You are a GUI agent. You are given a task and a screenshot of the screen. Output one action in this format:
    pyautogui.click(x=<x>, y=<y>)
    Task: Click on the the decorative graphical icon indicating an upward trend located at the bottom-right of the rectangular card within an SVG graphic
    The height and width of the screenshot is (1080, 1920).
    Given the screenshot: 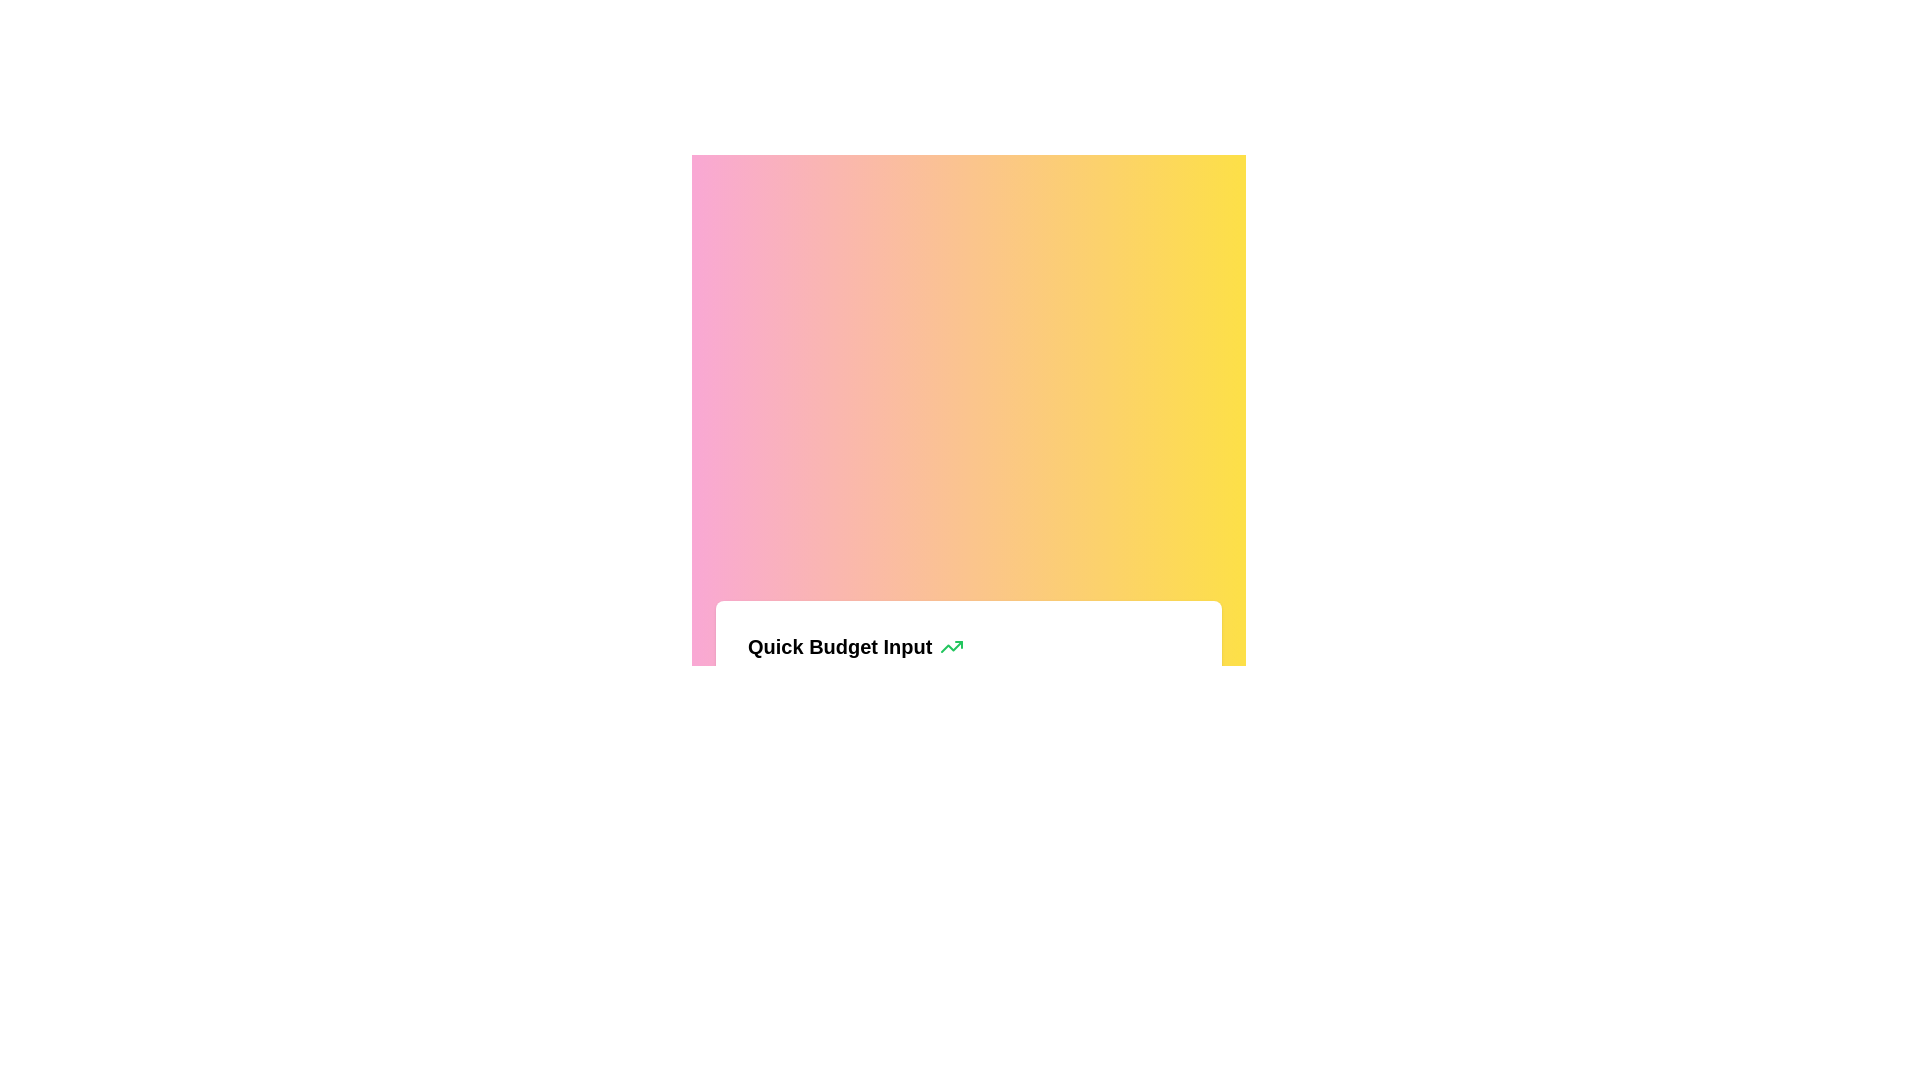 What is the action you would take?
    pyautogui.click(x=951, y=647)
    